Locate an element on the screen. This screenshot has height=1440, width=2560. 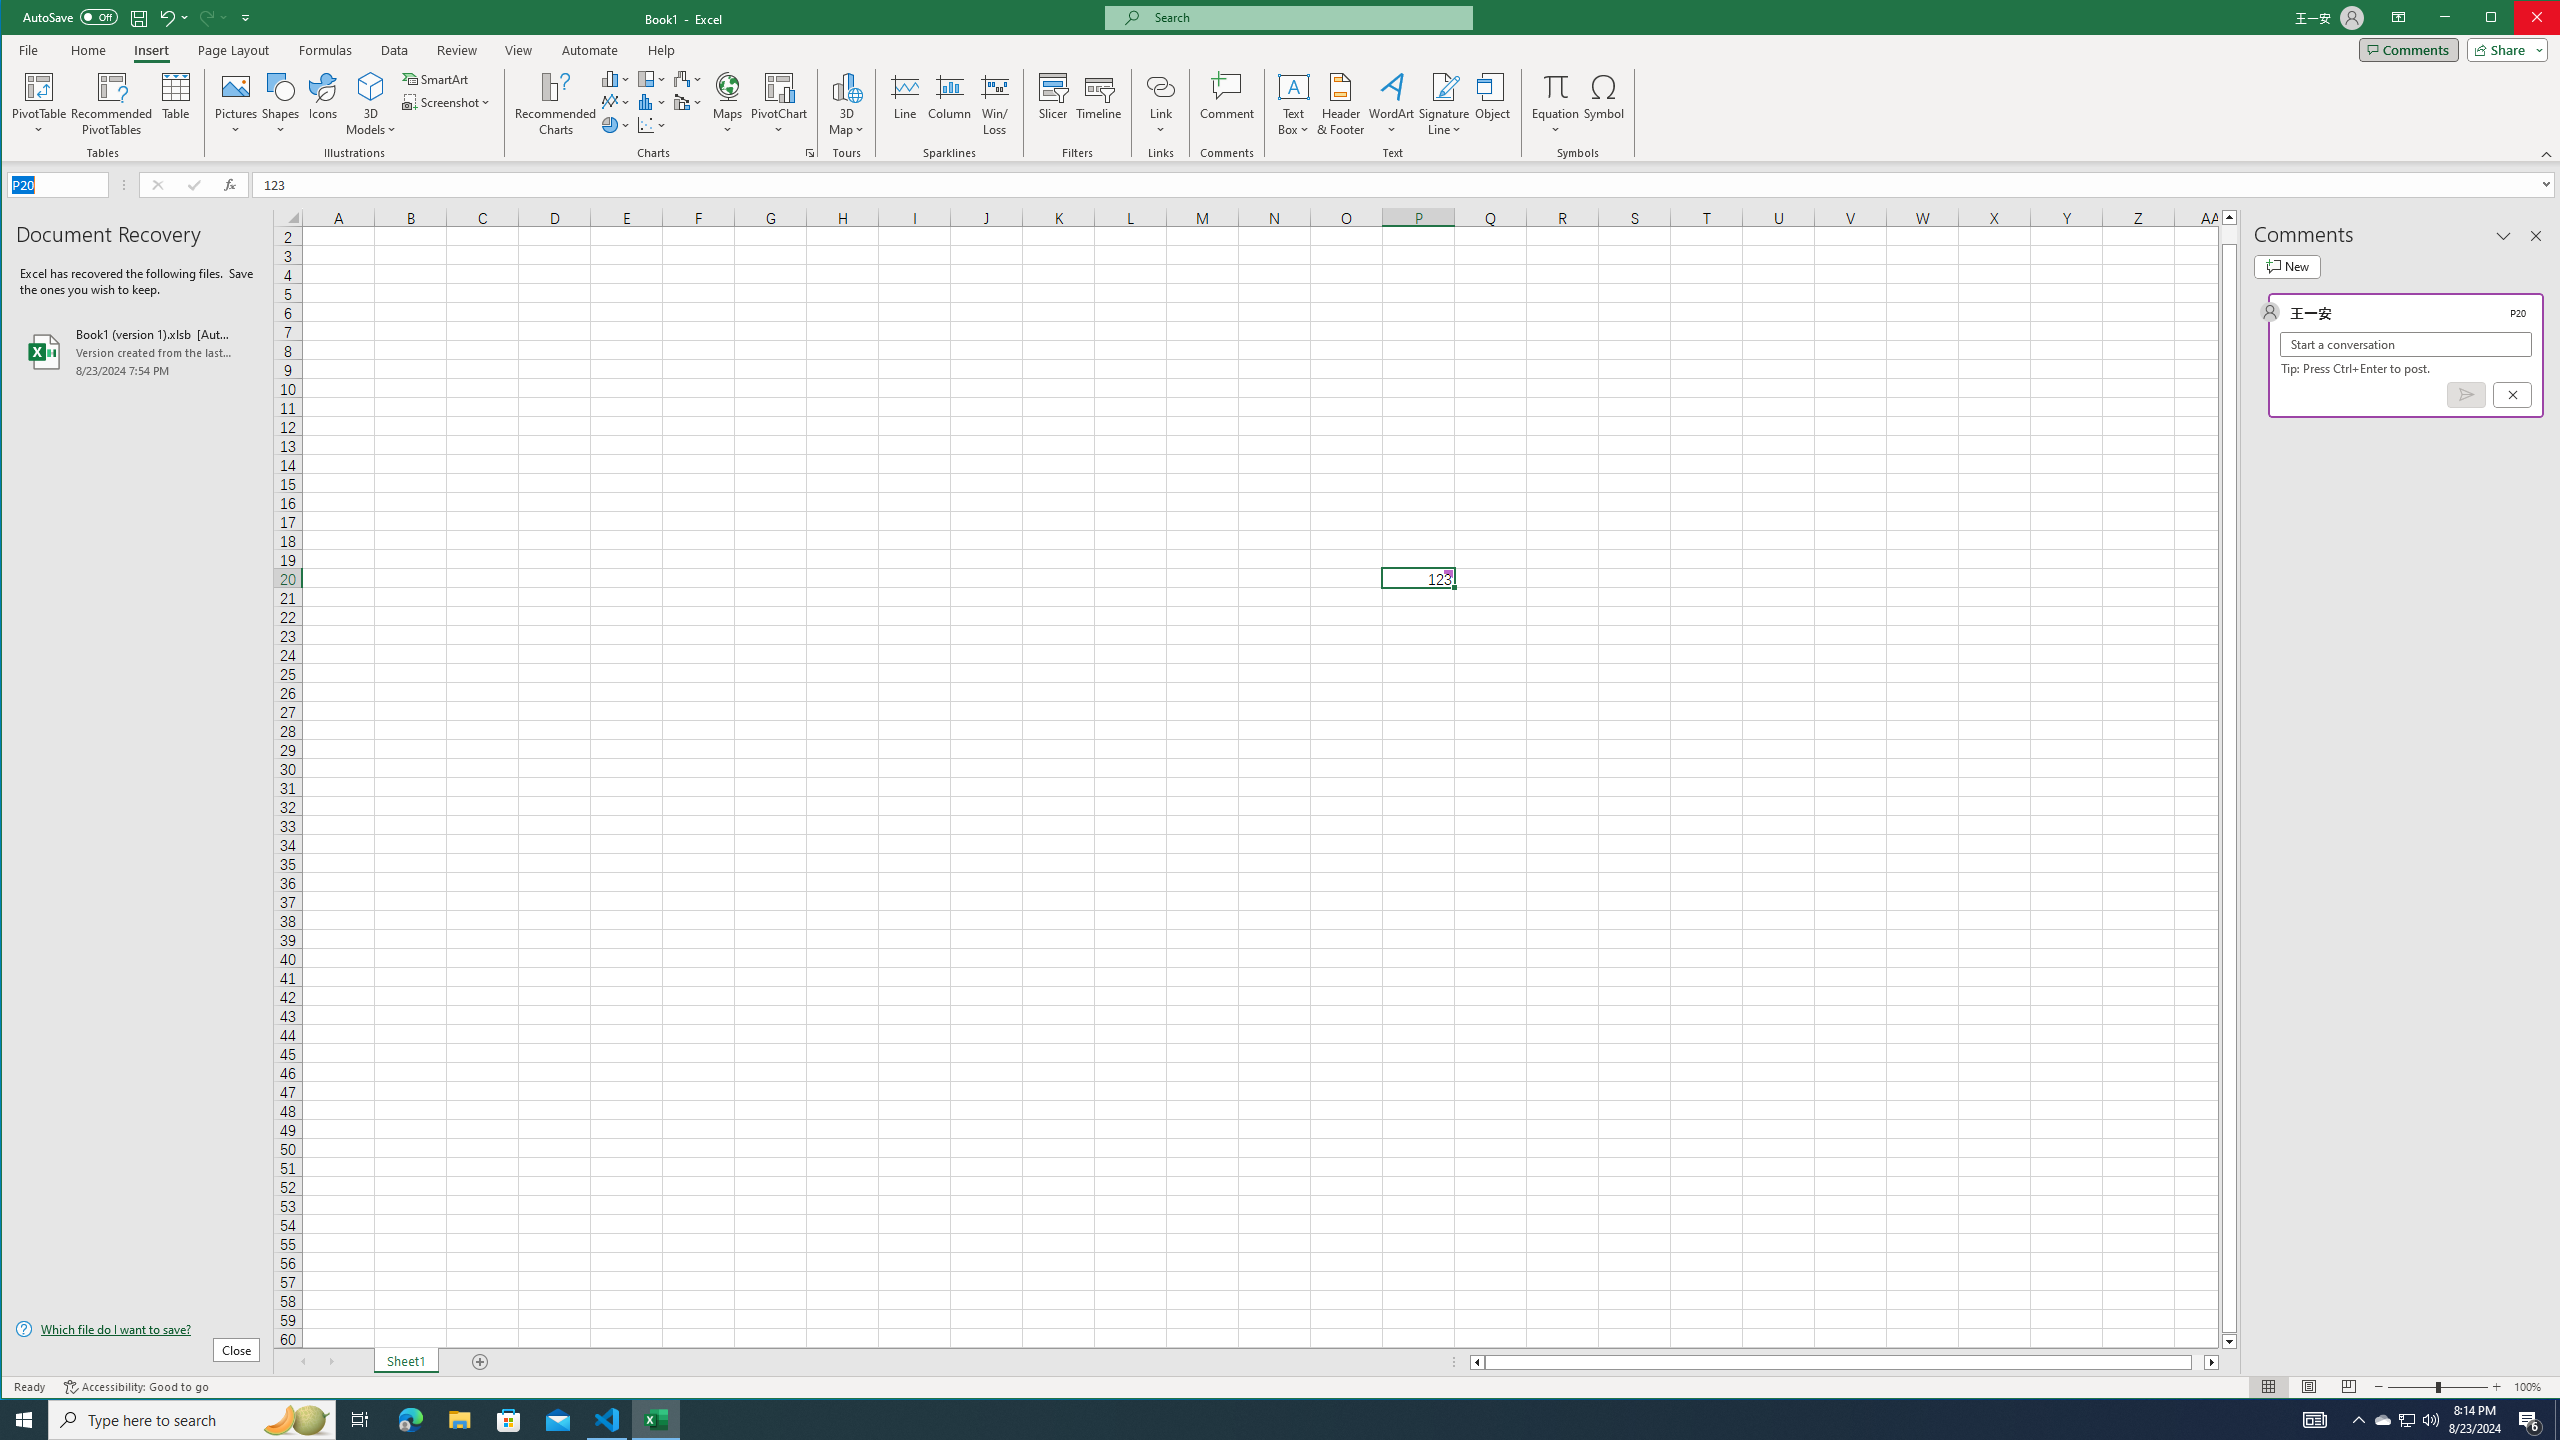
'Win/Loss' is located at coordinates (994, 103).